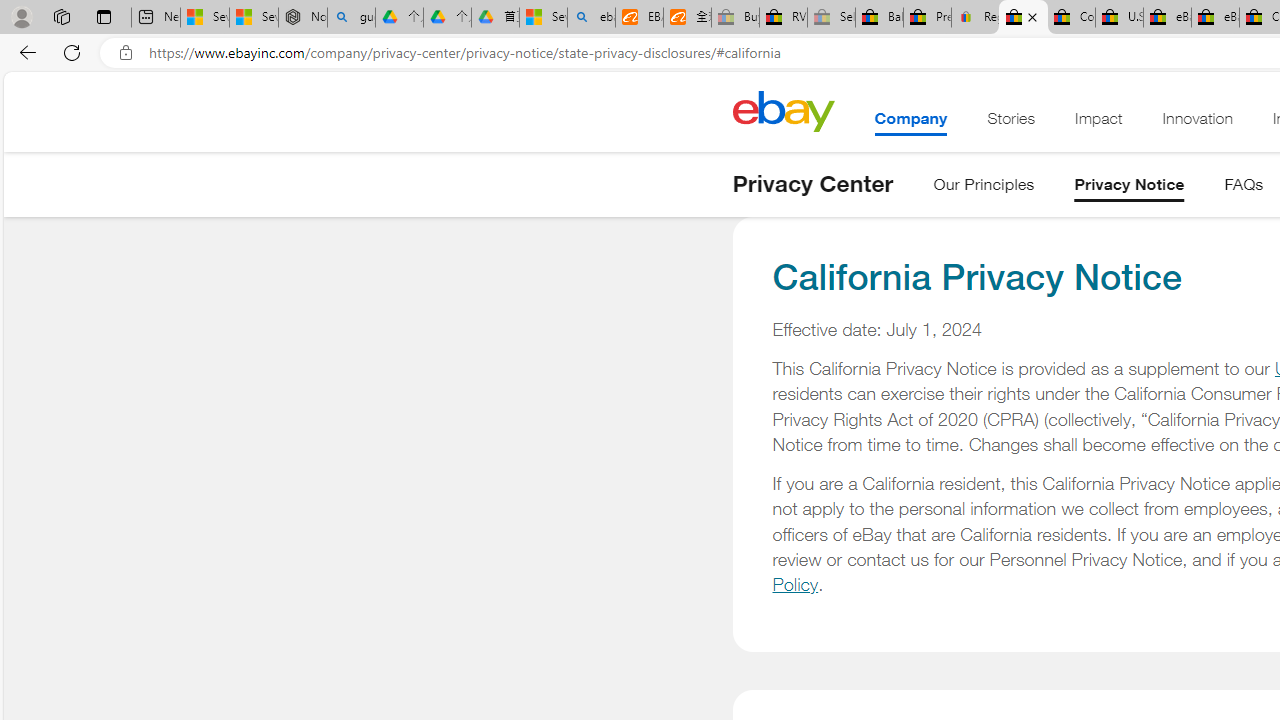  Describe the element at coordinates (831, 17) in the screenshot. I see `'Sell worldwide with eBay - Sleeping'` at that location.